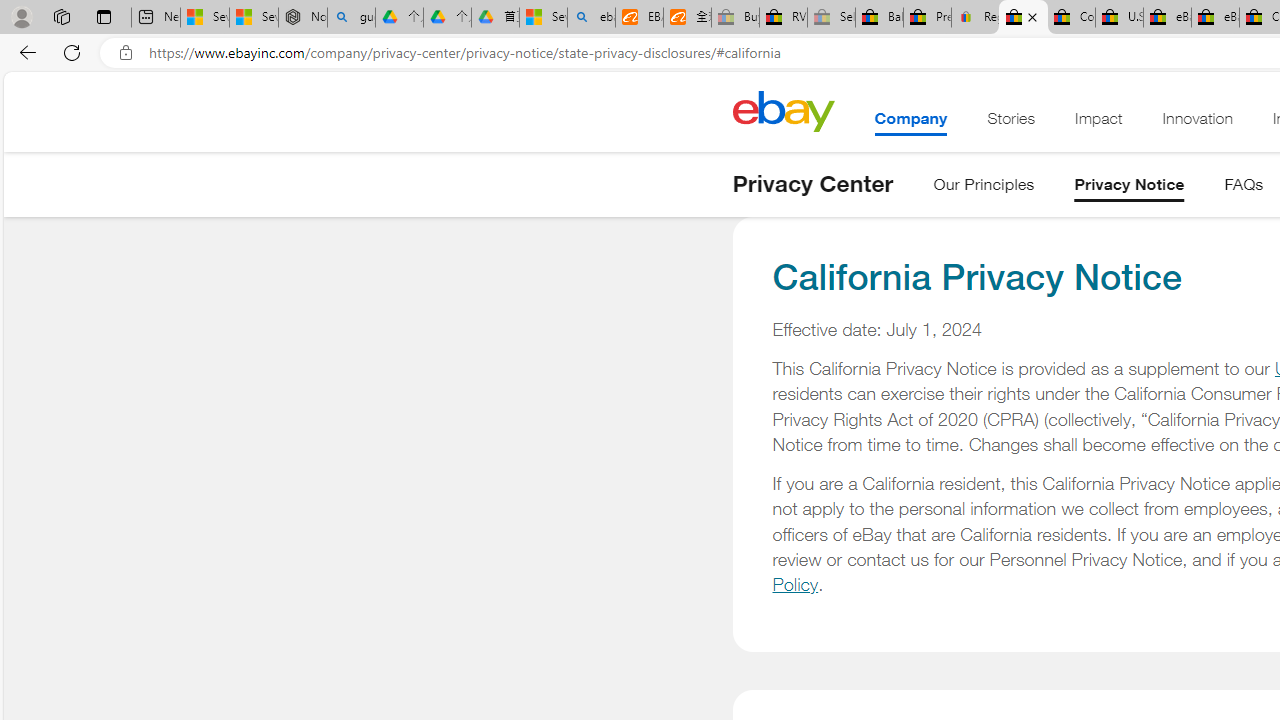  Describe the element at coordinates (831, 17) in the screenshot. I see `'Sell worldwide with eBay - Sleeping'` at that location.